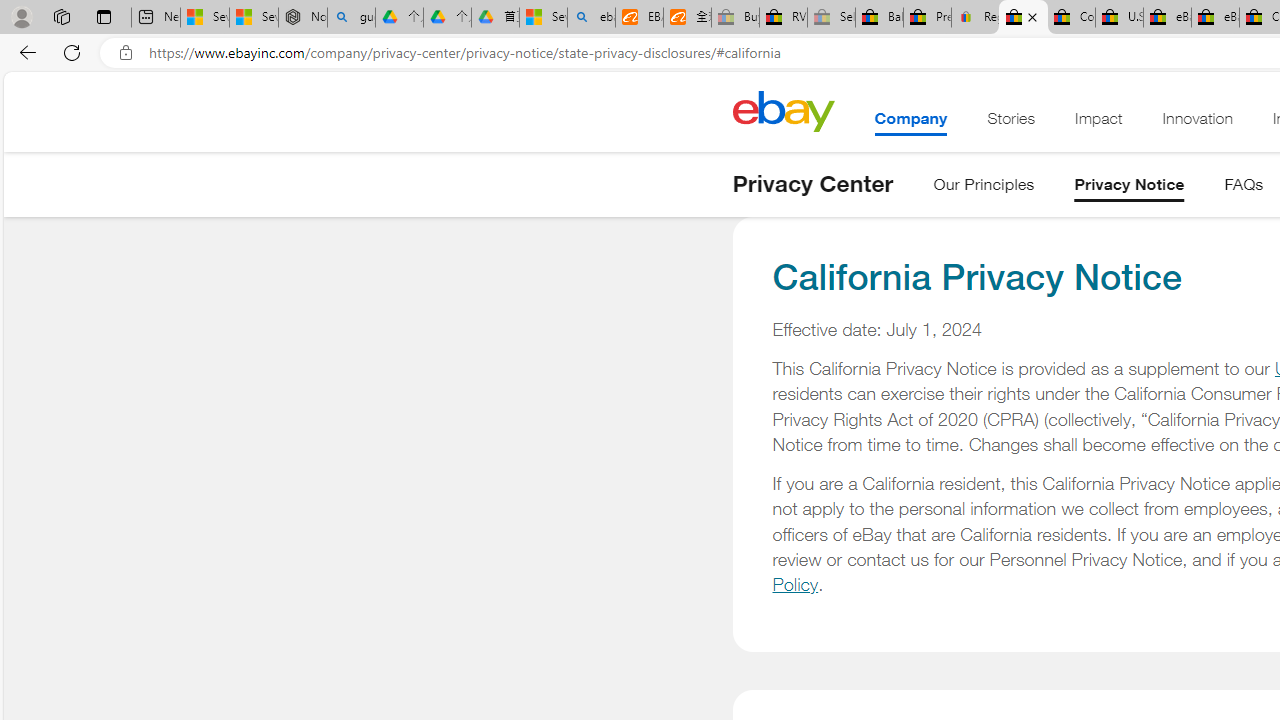  Describe the element at coordinates (831, 17) in the screenshot. I see `'Sell worldwide with eBay - Sleeping'` at that location.